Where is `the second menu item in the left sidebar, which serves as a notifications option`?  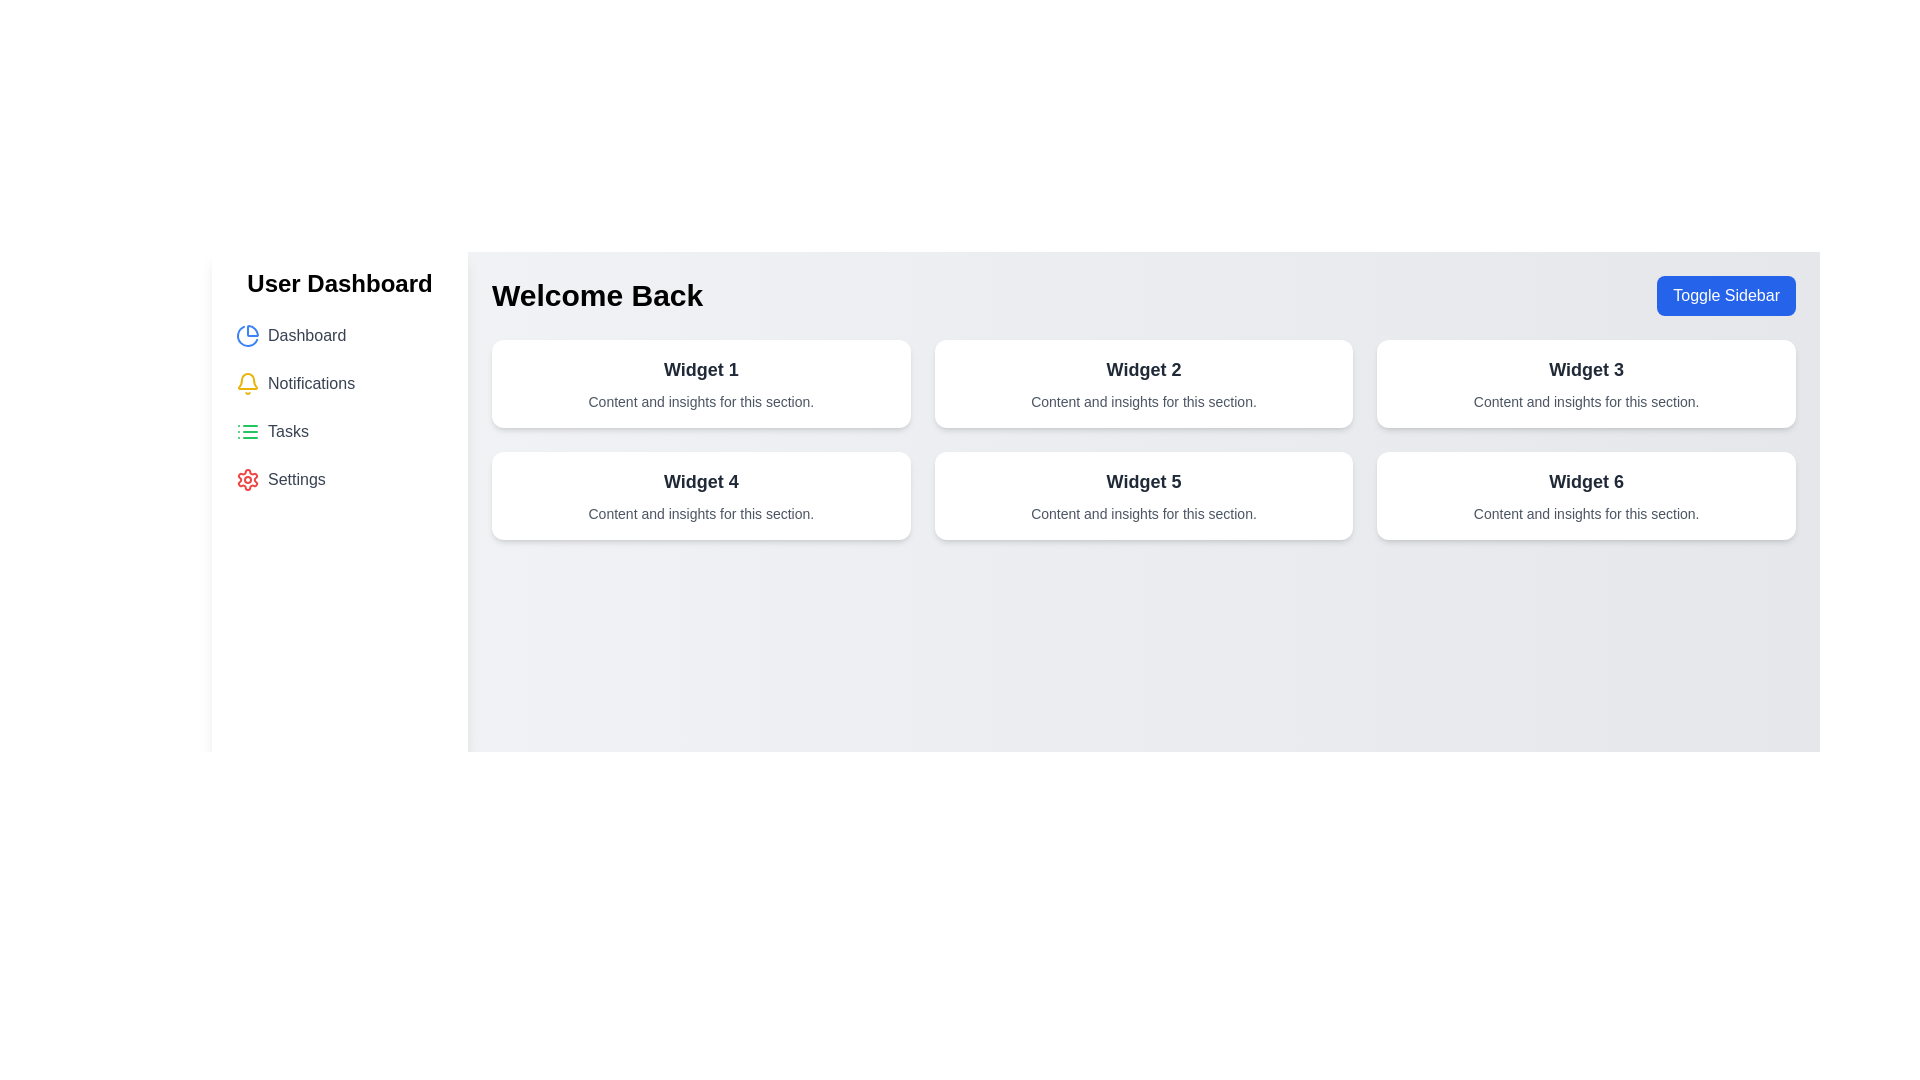
the second menu item in the left sidebar, which serves as a notifications option is located at coordinates (340, 384).